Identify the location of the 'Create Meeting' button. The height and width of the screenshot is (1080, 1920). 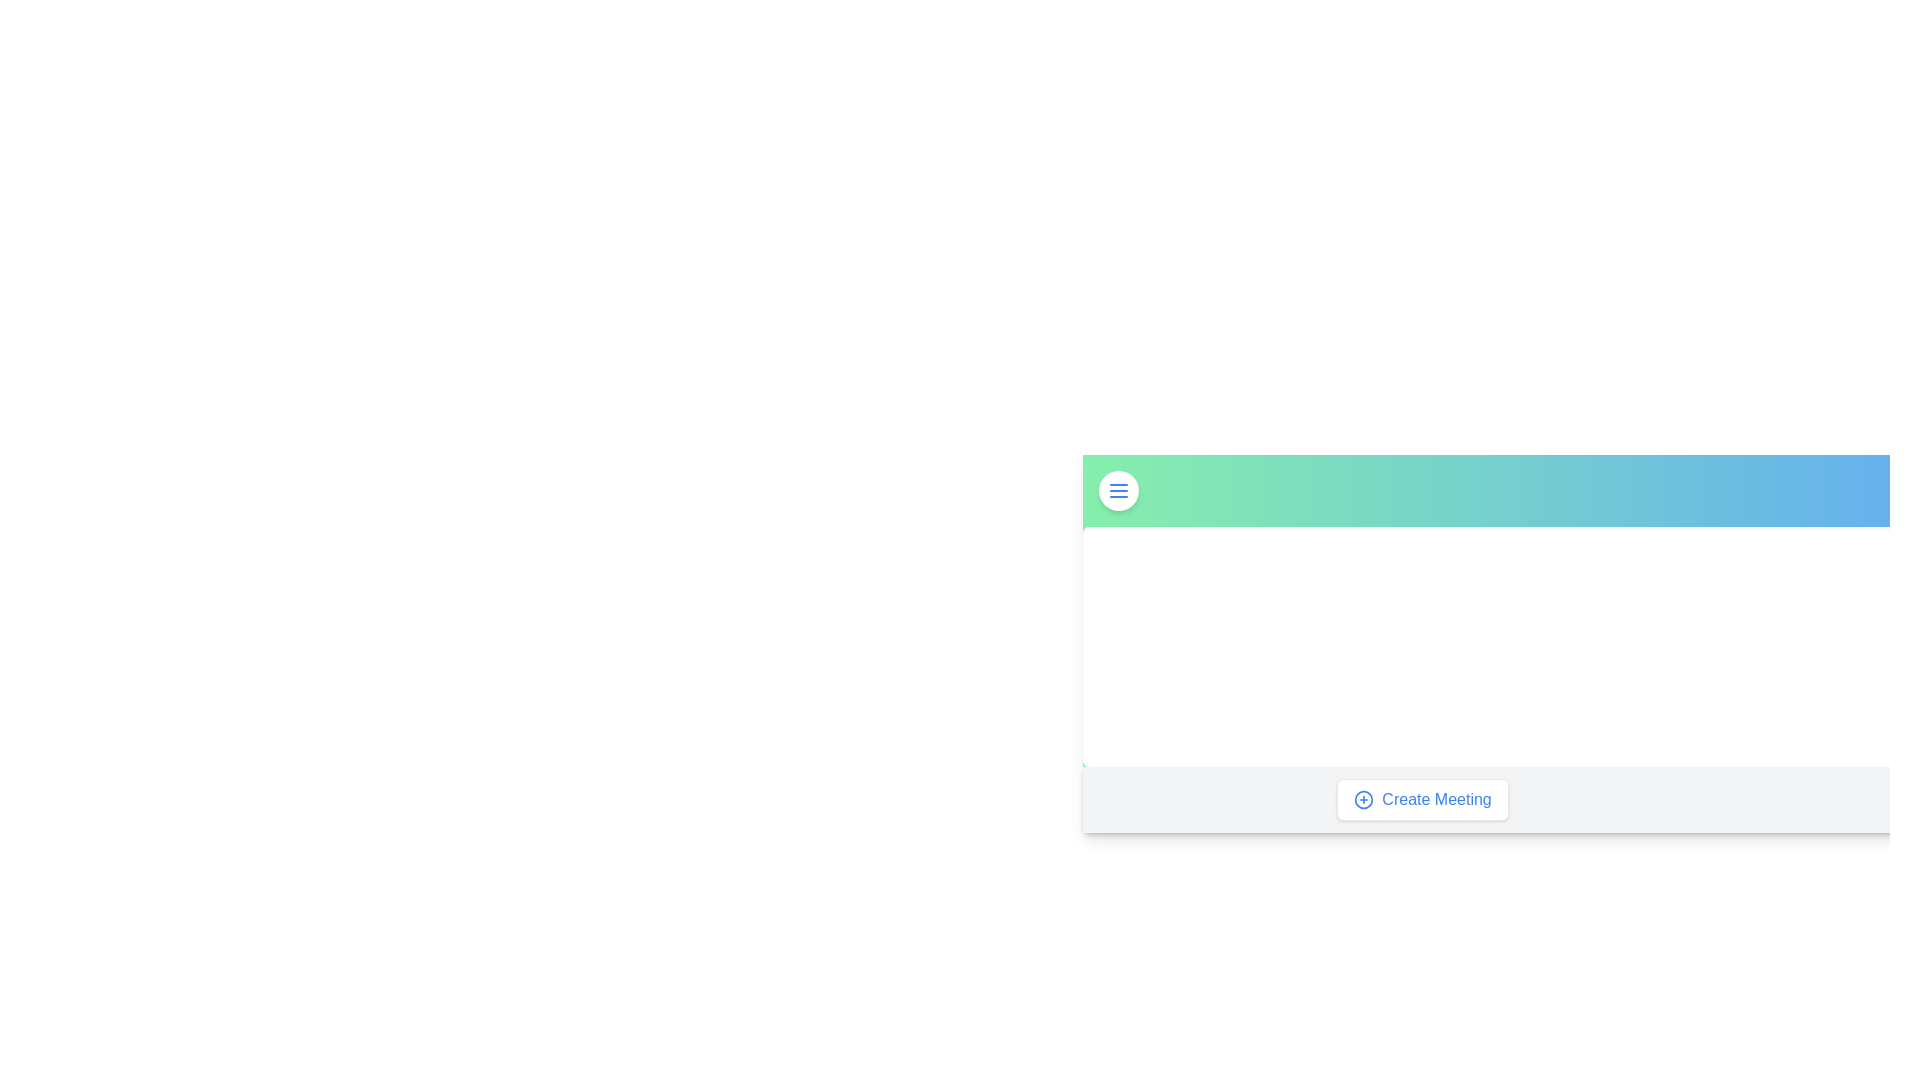
(1422, 798).